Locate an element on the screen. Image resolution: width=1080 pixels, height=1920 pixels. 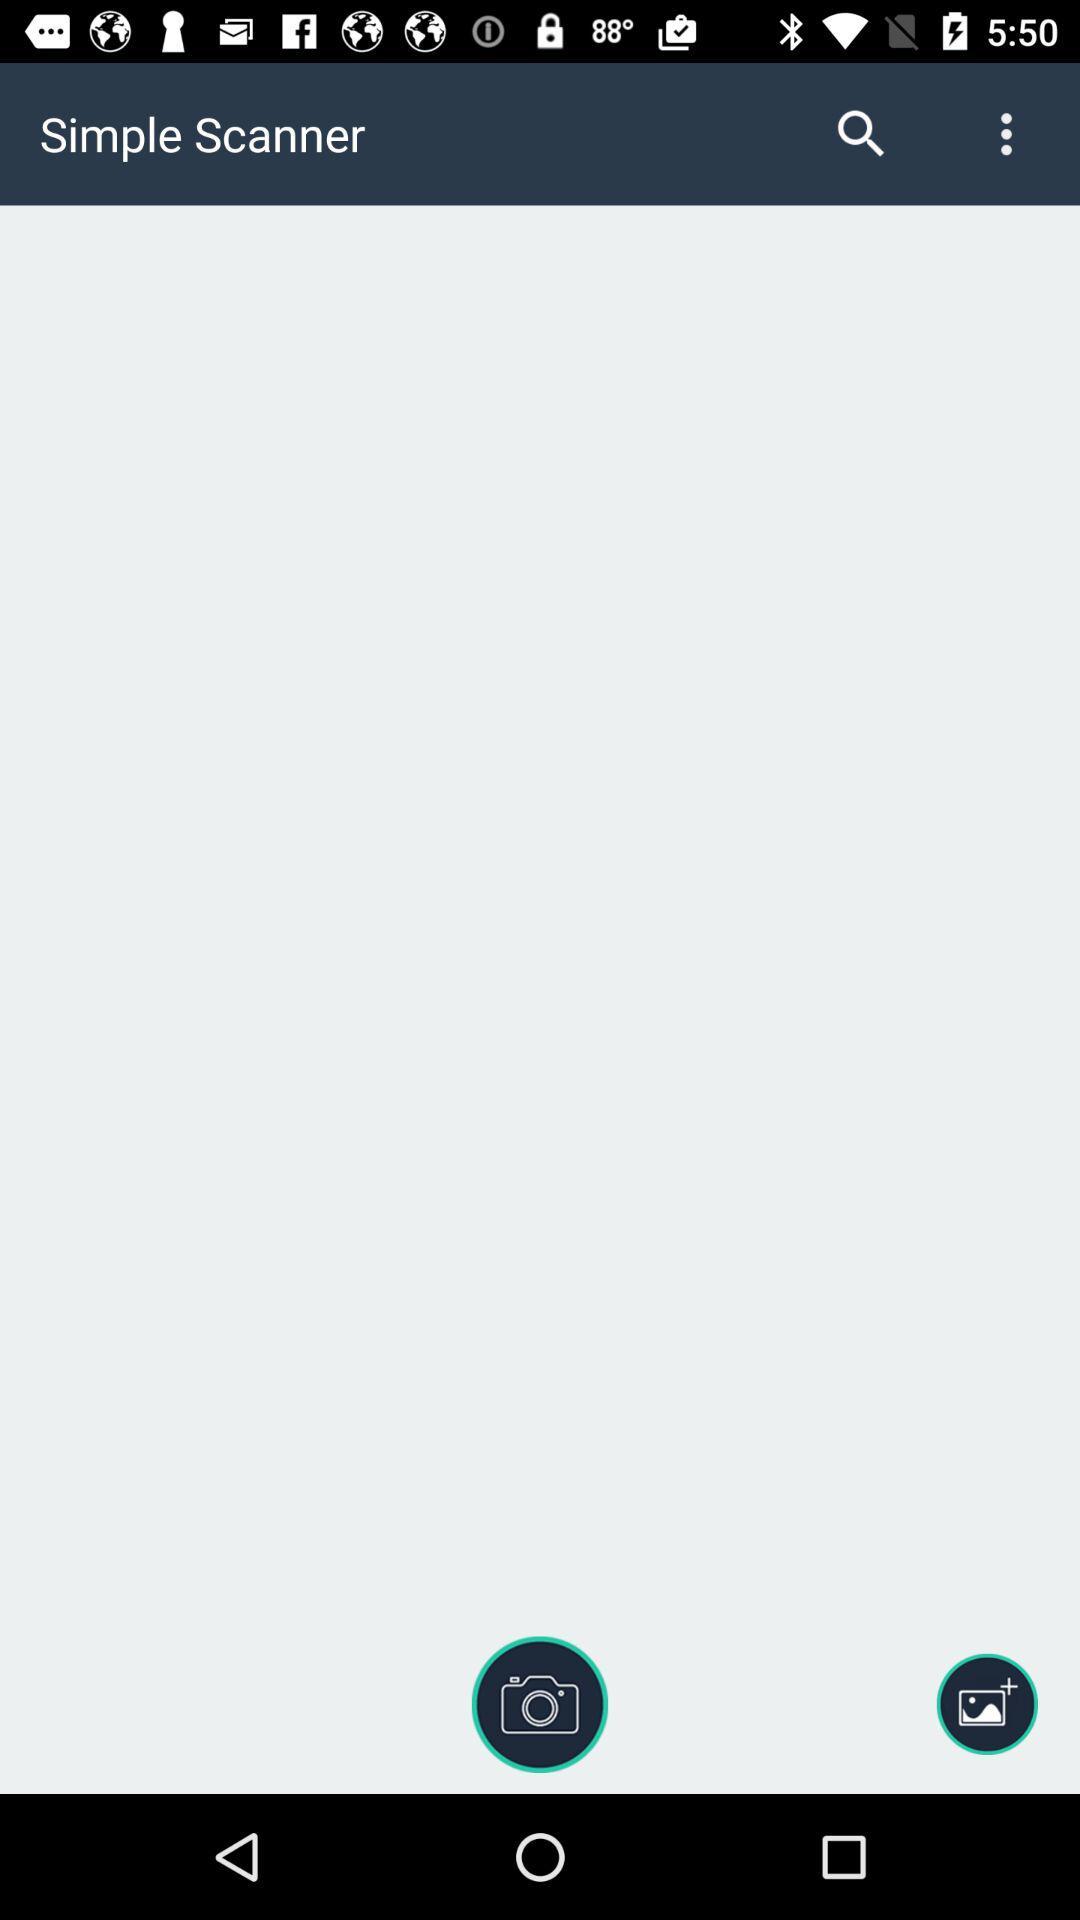
the more icon is located at coordinates (1006, 133).